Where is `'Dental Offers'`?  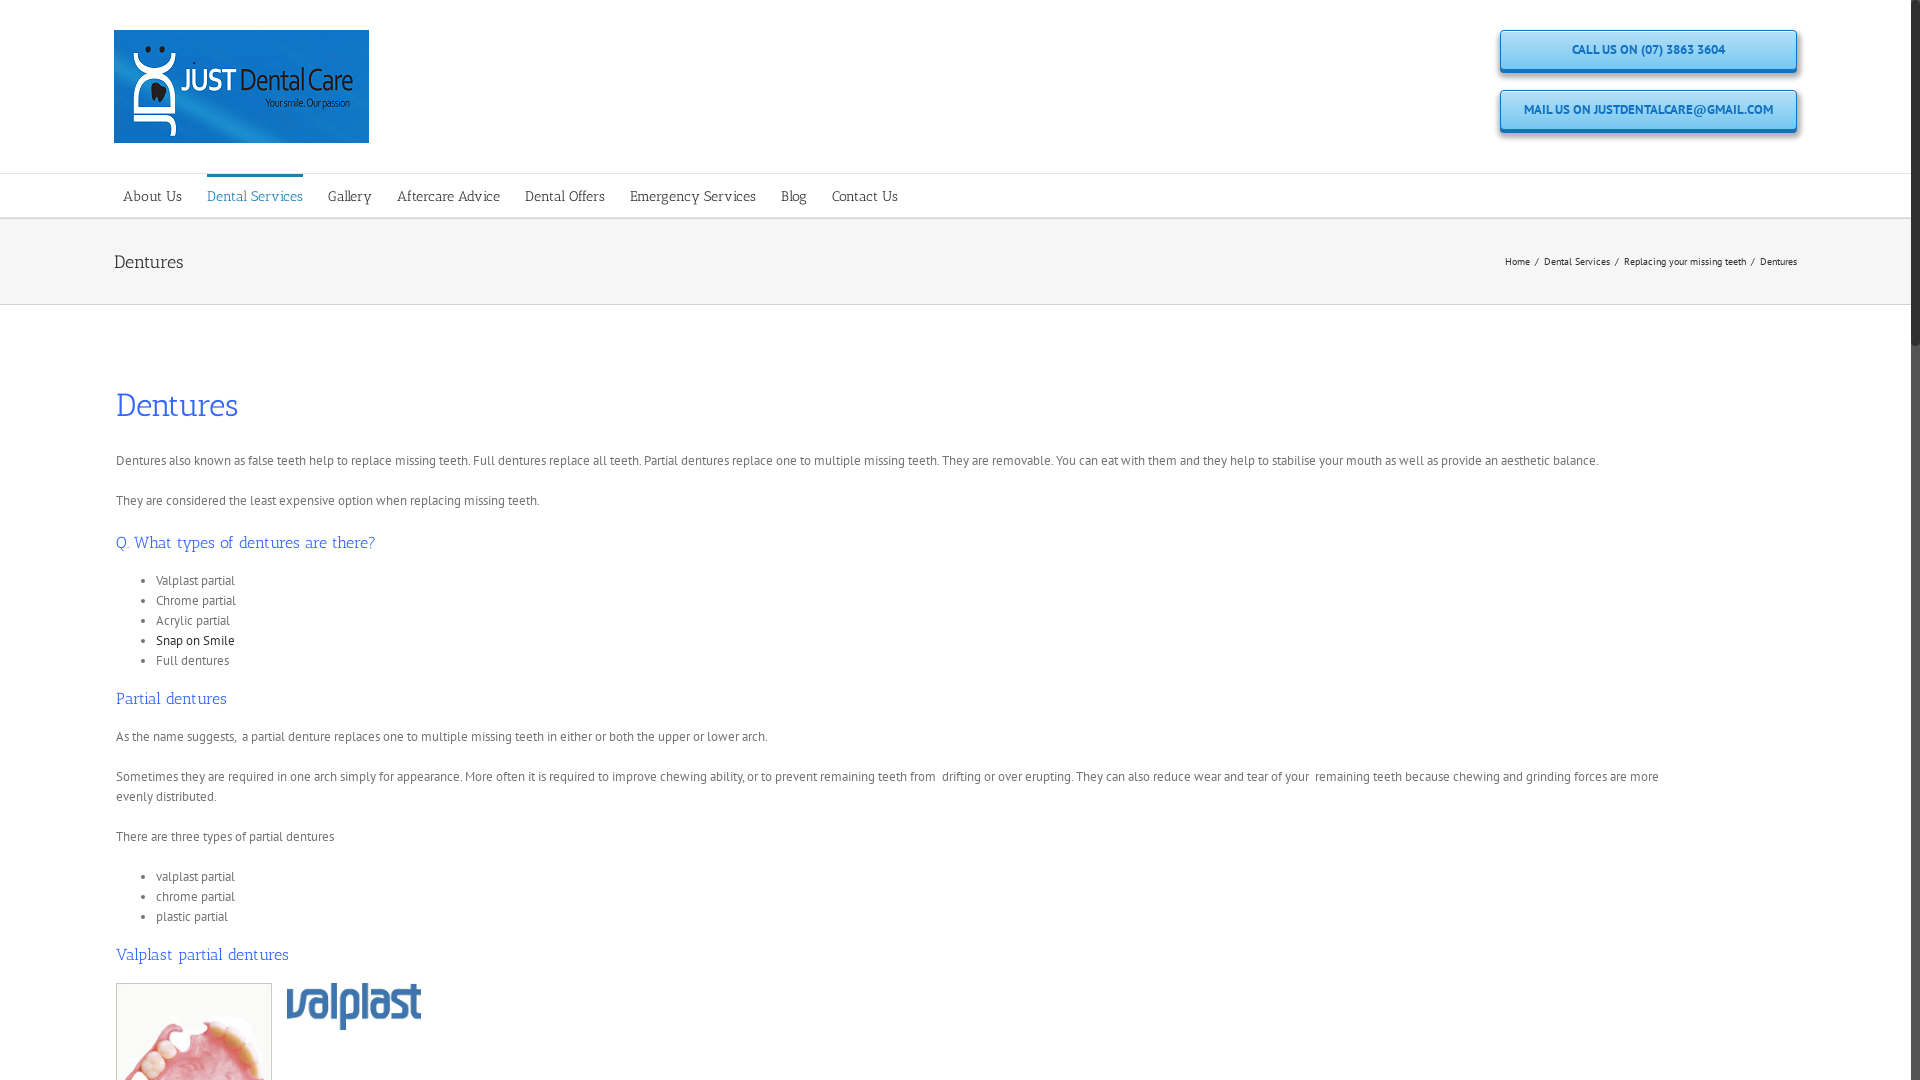
'Dental Offers' is located at coordinates (564, 195).